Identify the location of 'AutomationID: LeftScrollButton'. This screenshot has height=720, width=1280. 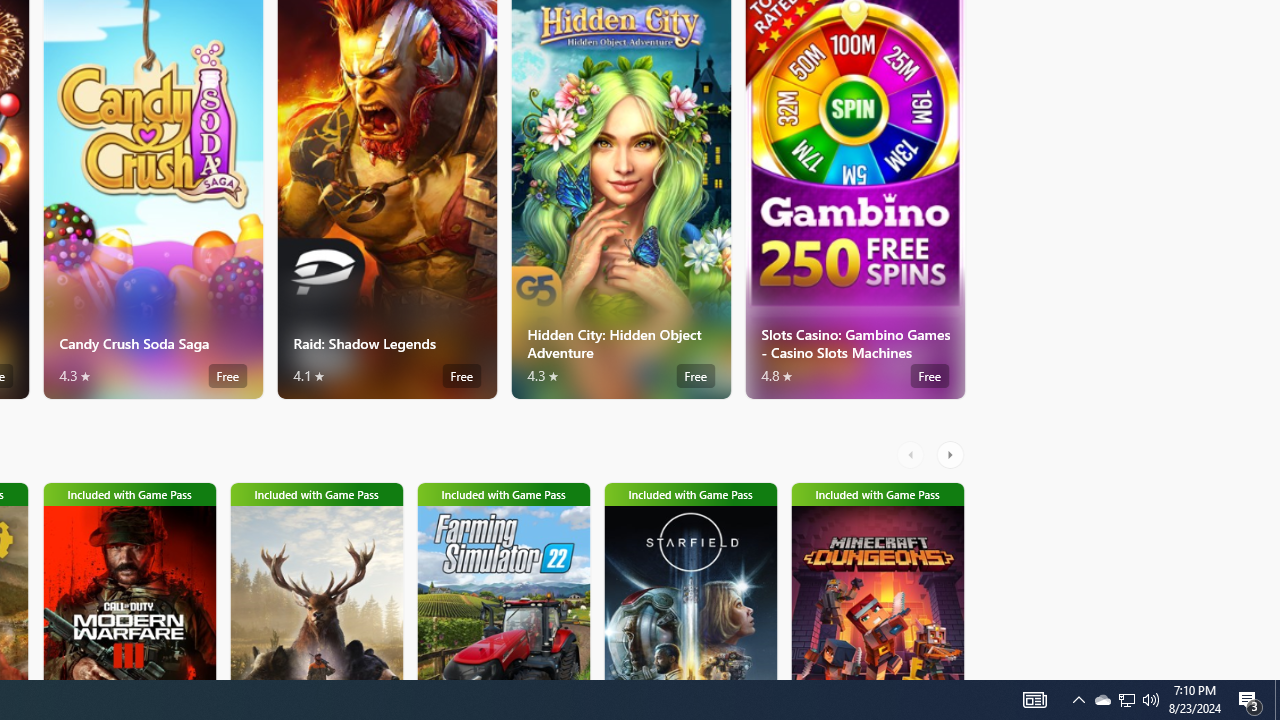
(912, 455).